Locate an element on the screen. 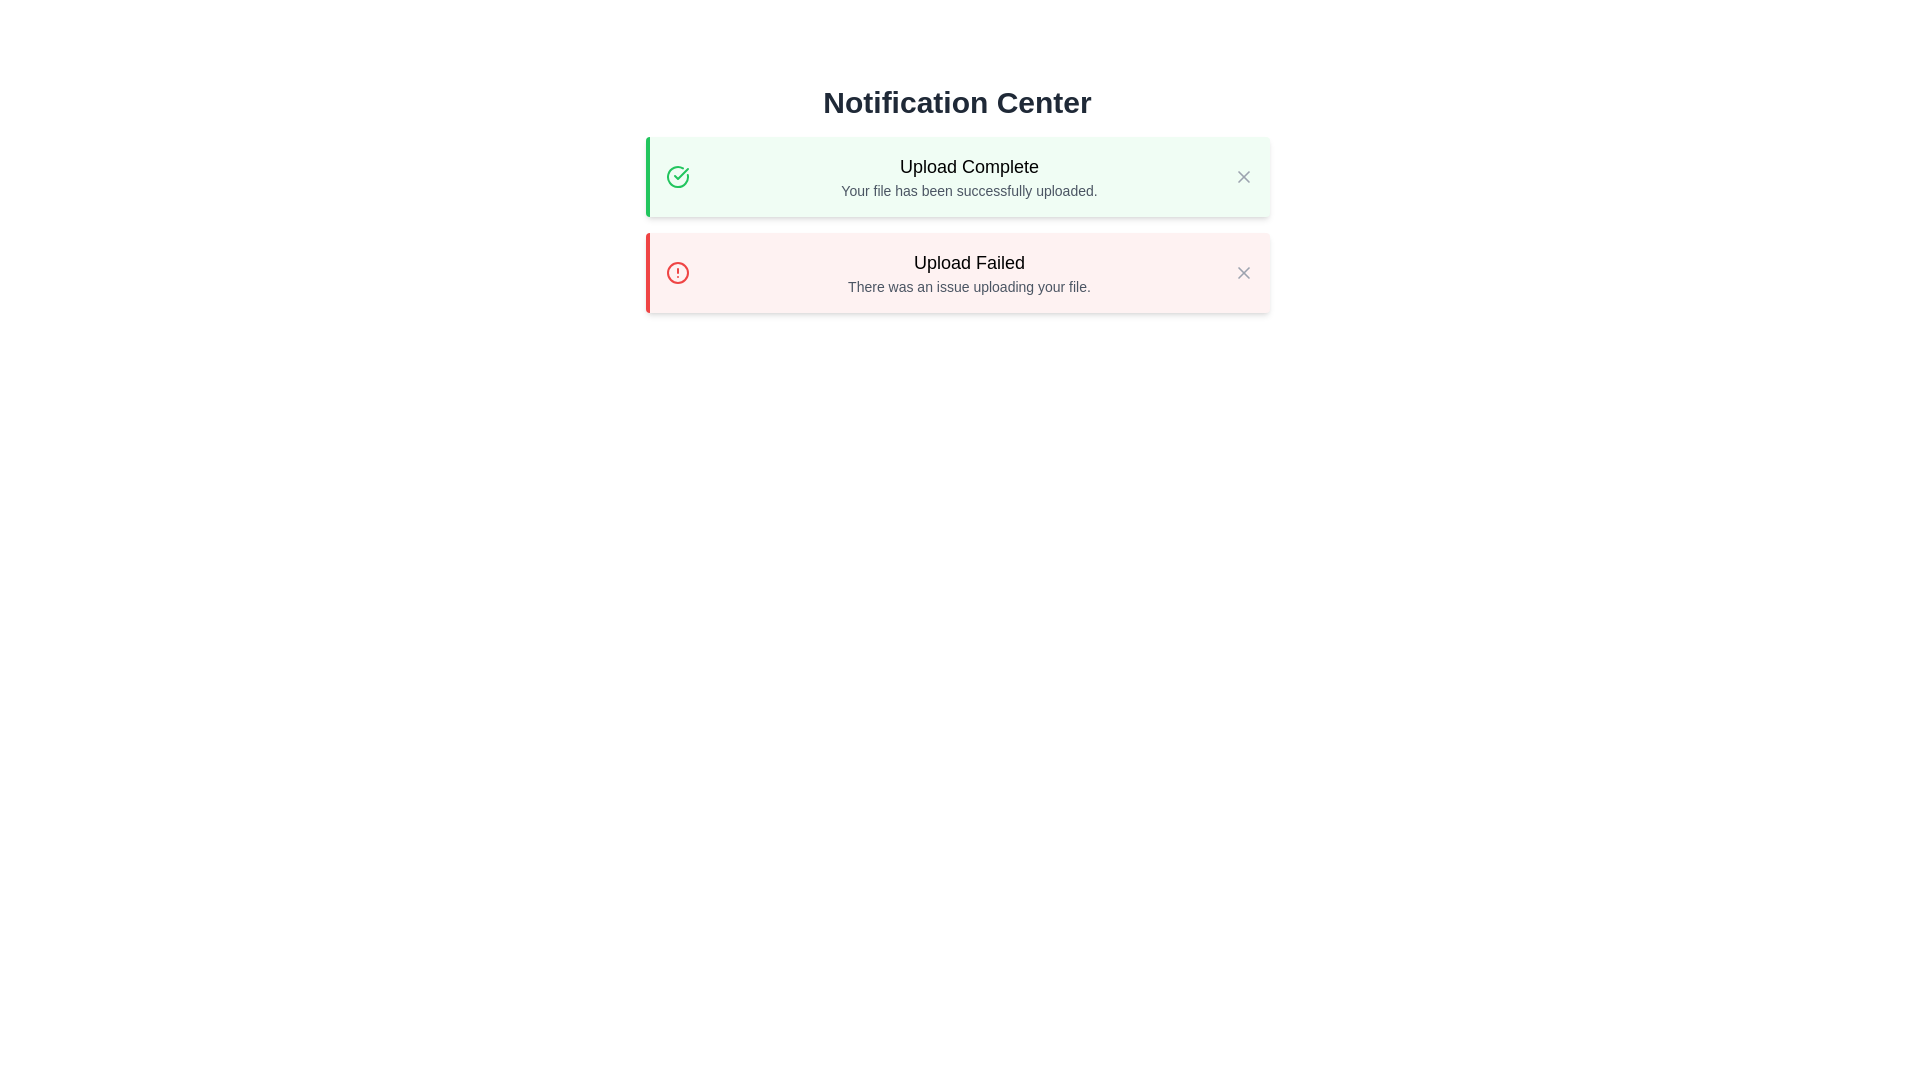 The image size is (1920, 1080). the close button located in the top-right corner of the 'Upload Failed' notification to change its color is located at coordinates (1242, 273).